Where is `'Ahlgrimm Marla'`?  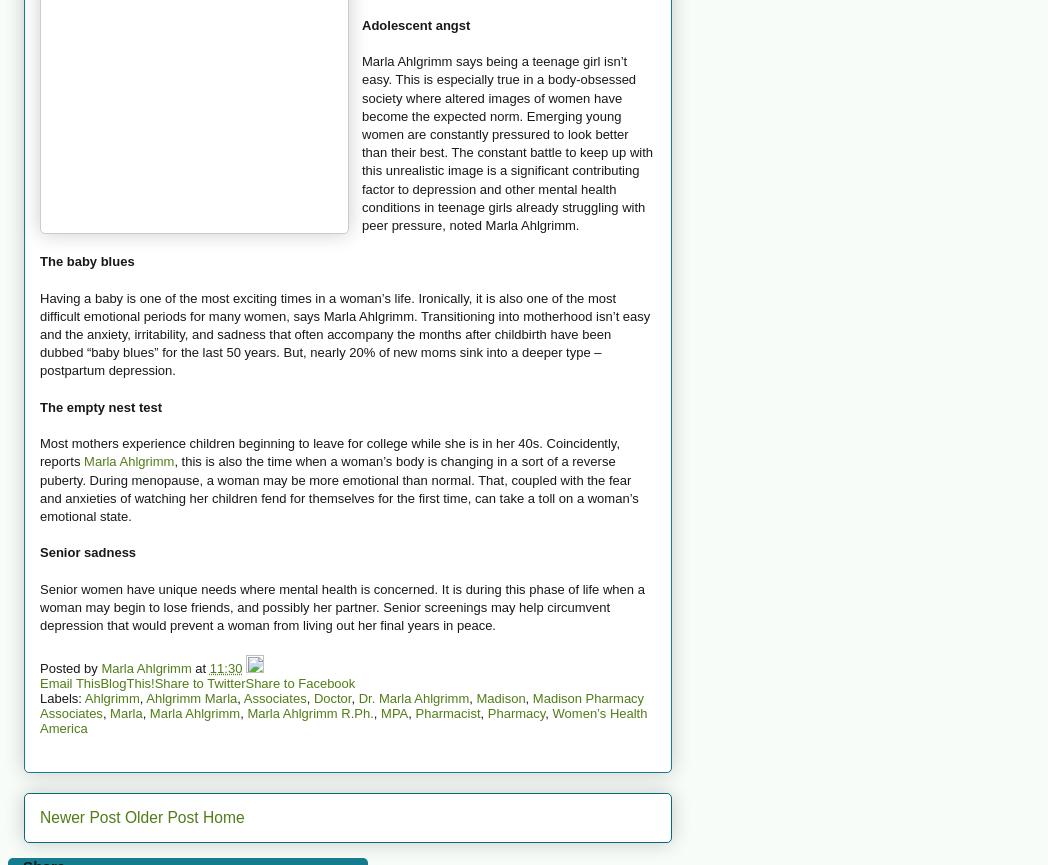
'Ahlgrimm Marla' is located at coordinates (190, 697).